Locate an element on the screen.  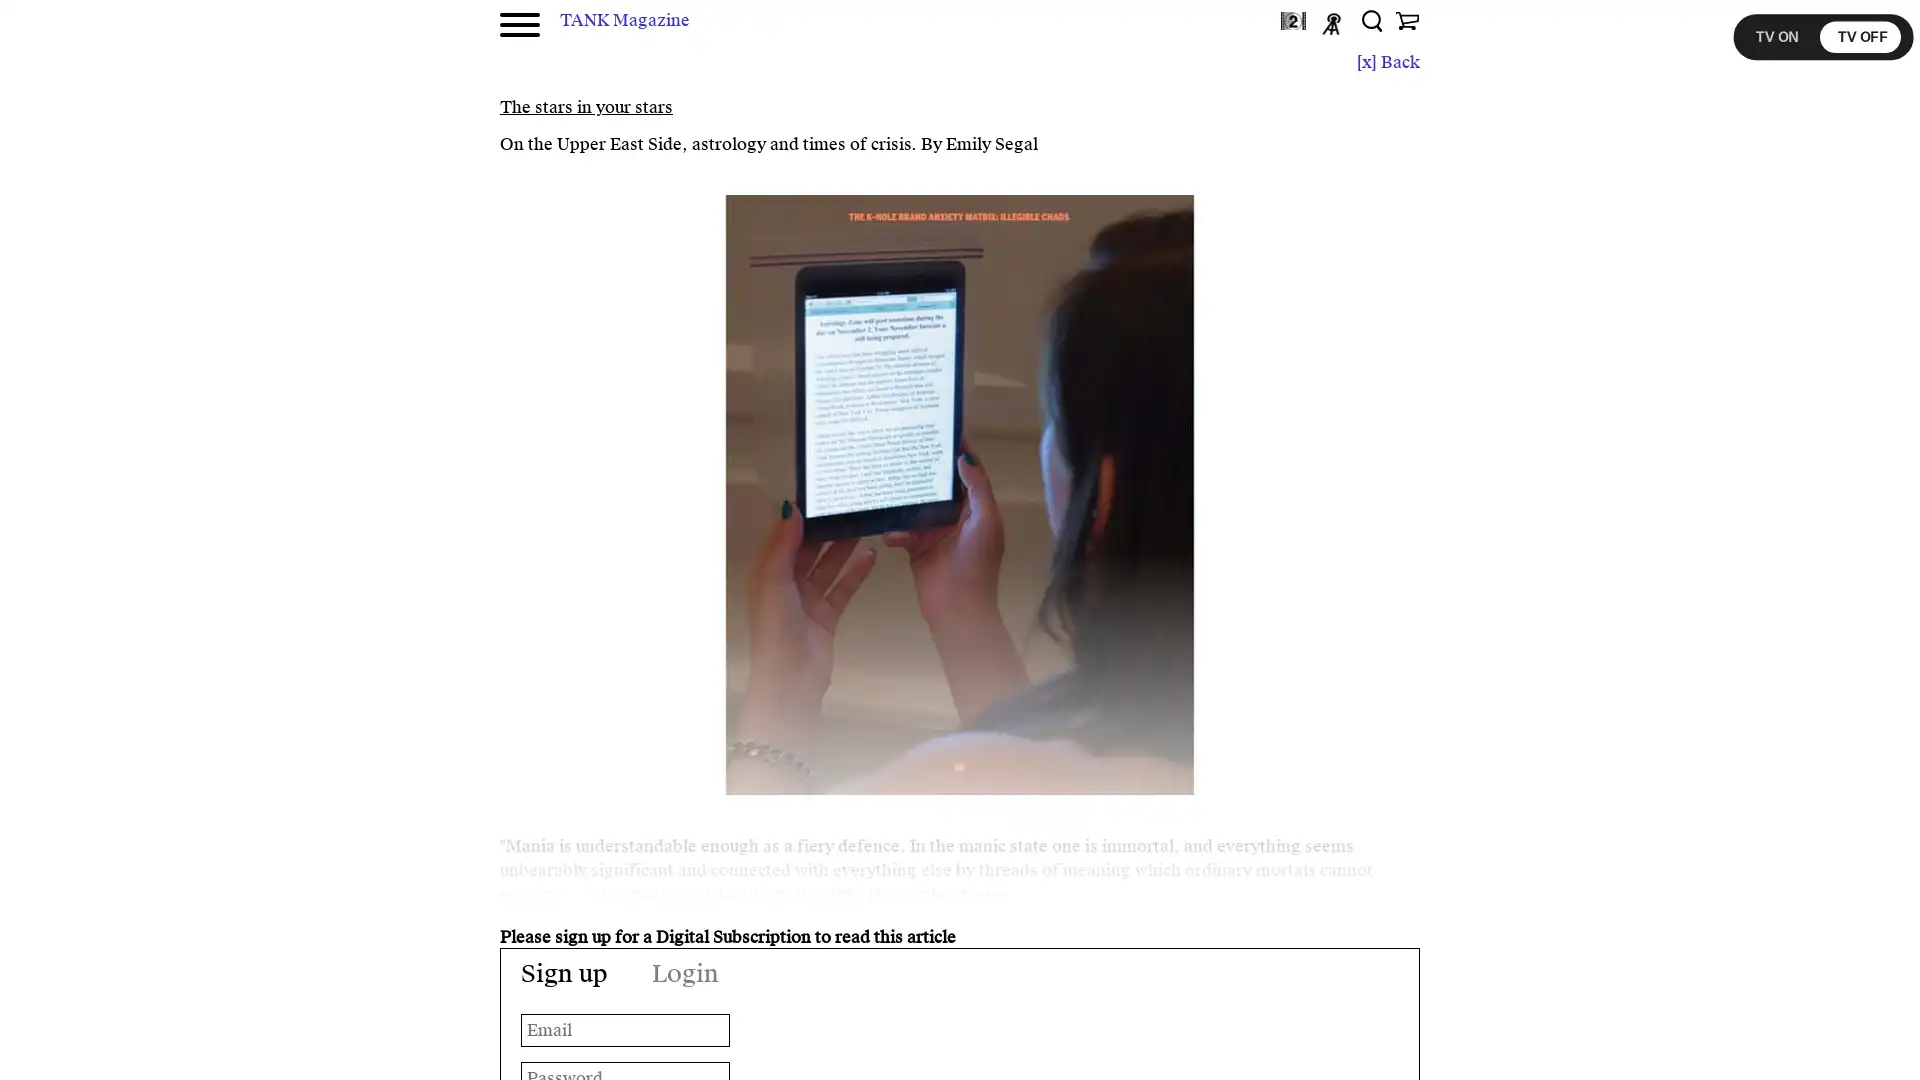
TANKtv is located at coordinates (1293, 20).